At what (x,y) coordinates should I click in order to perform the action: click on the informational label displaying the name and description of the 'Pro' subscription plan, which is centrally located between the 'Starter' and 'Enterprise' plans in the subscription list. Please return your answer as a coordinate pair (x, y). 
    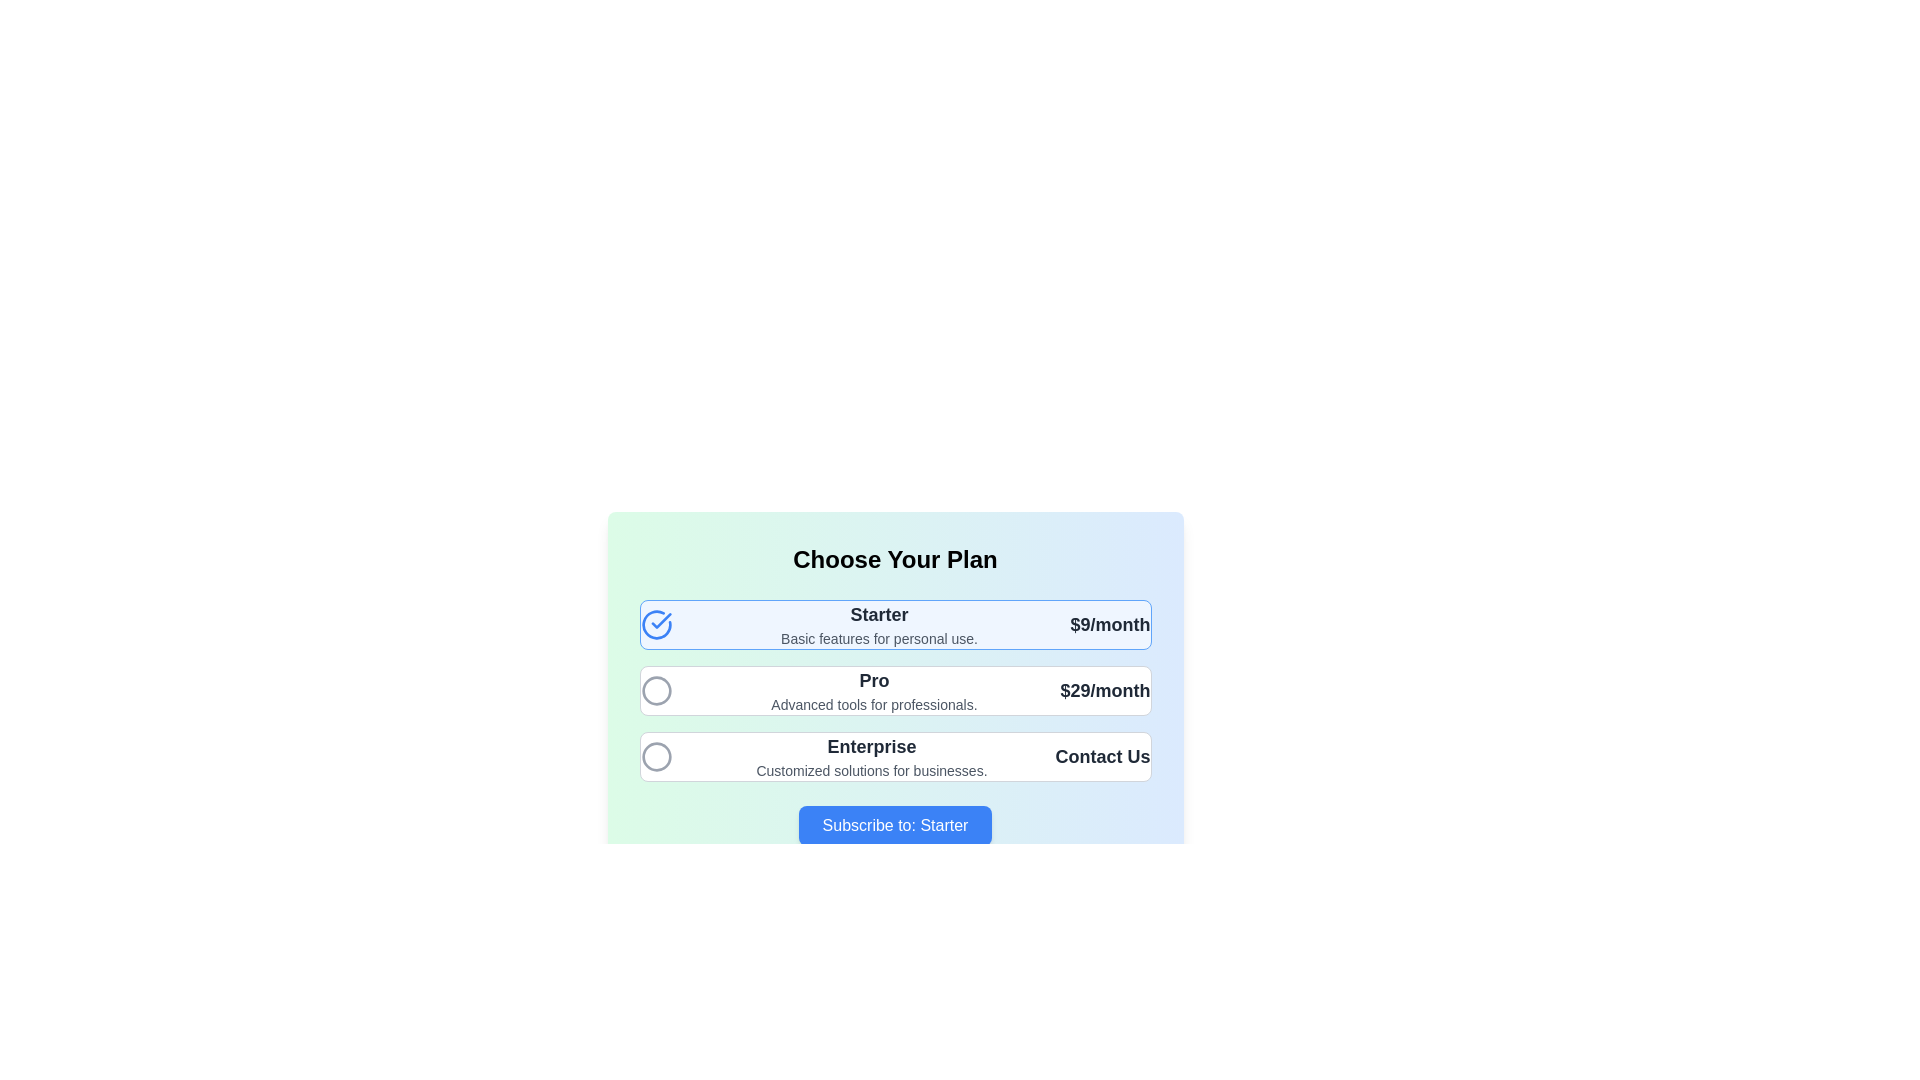
    Looking at the image, I should click on (874, 689).